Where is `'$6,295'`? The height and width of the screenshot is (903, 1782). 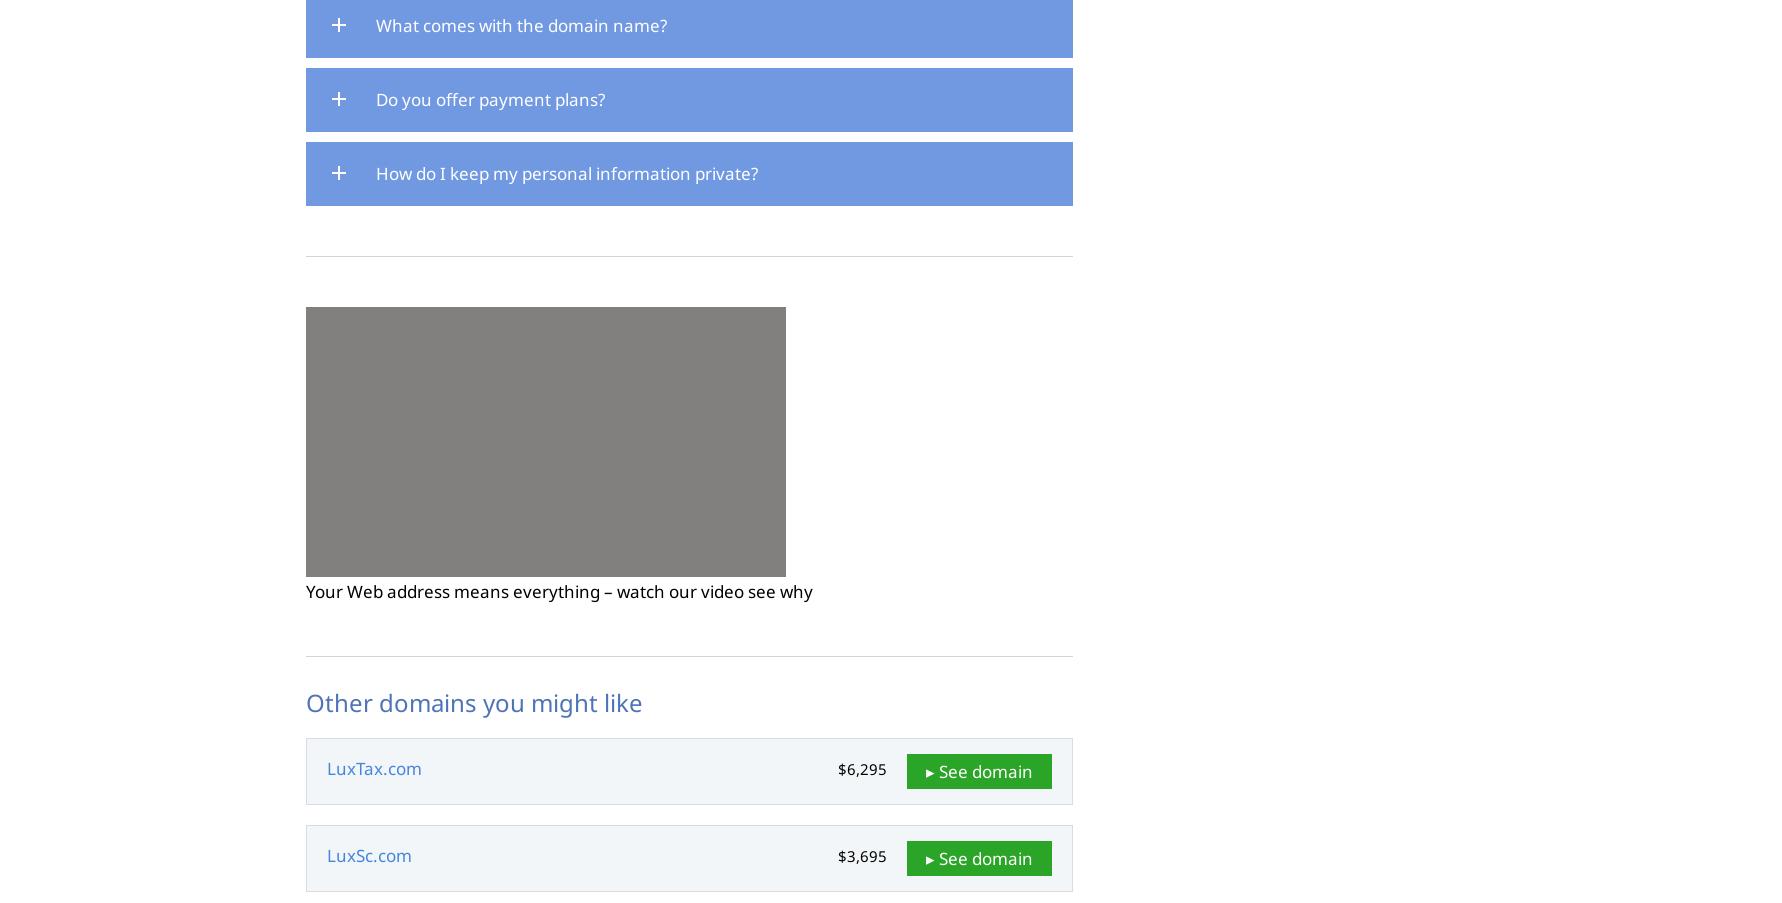 '$6,295' is located at coordinates (861, 768).